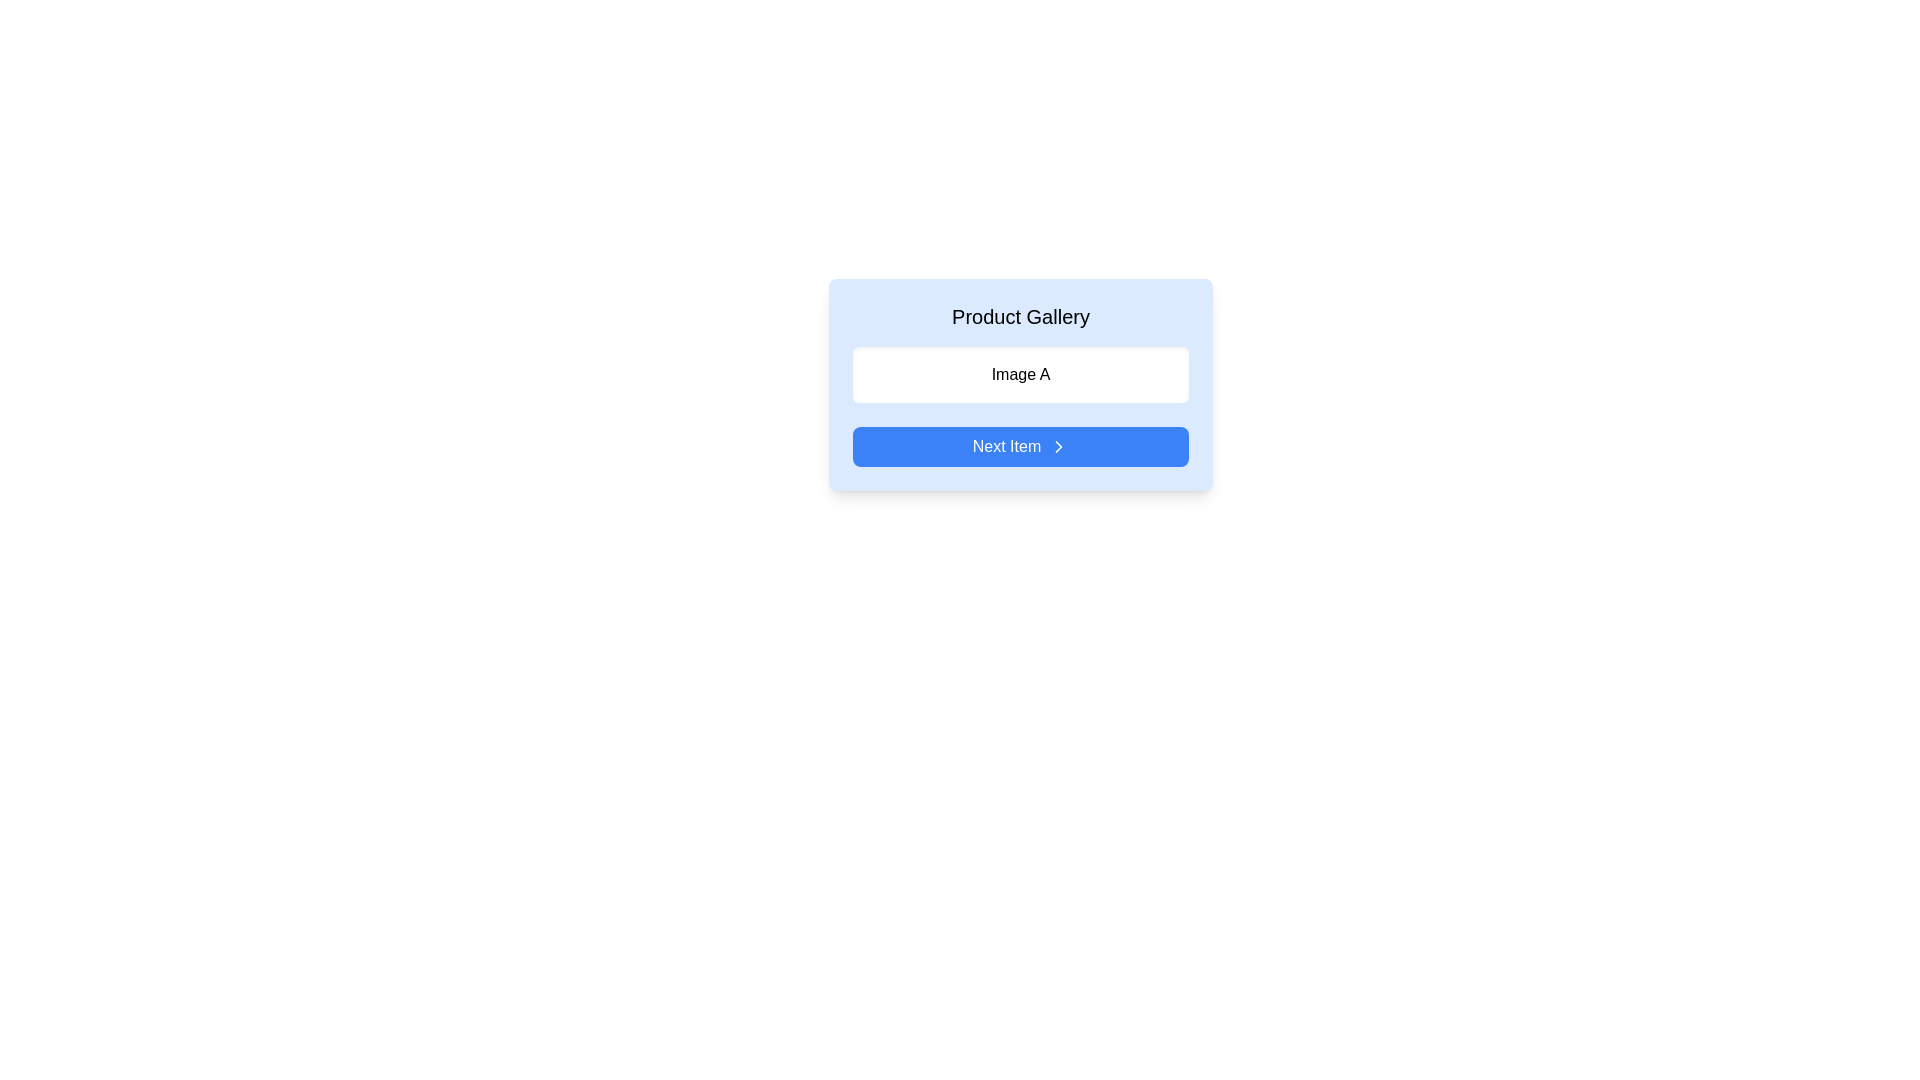  What do you see at coordinates (1058, 445) in the screenshot?
I see `the navigational icon located inside the blue 'Next Item' button at the bottom center of the light blue panel` at bounding box center [1058, 445].